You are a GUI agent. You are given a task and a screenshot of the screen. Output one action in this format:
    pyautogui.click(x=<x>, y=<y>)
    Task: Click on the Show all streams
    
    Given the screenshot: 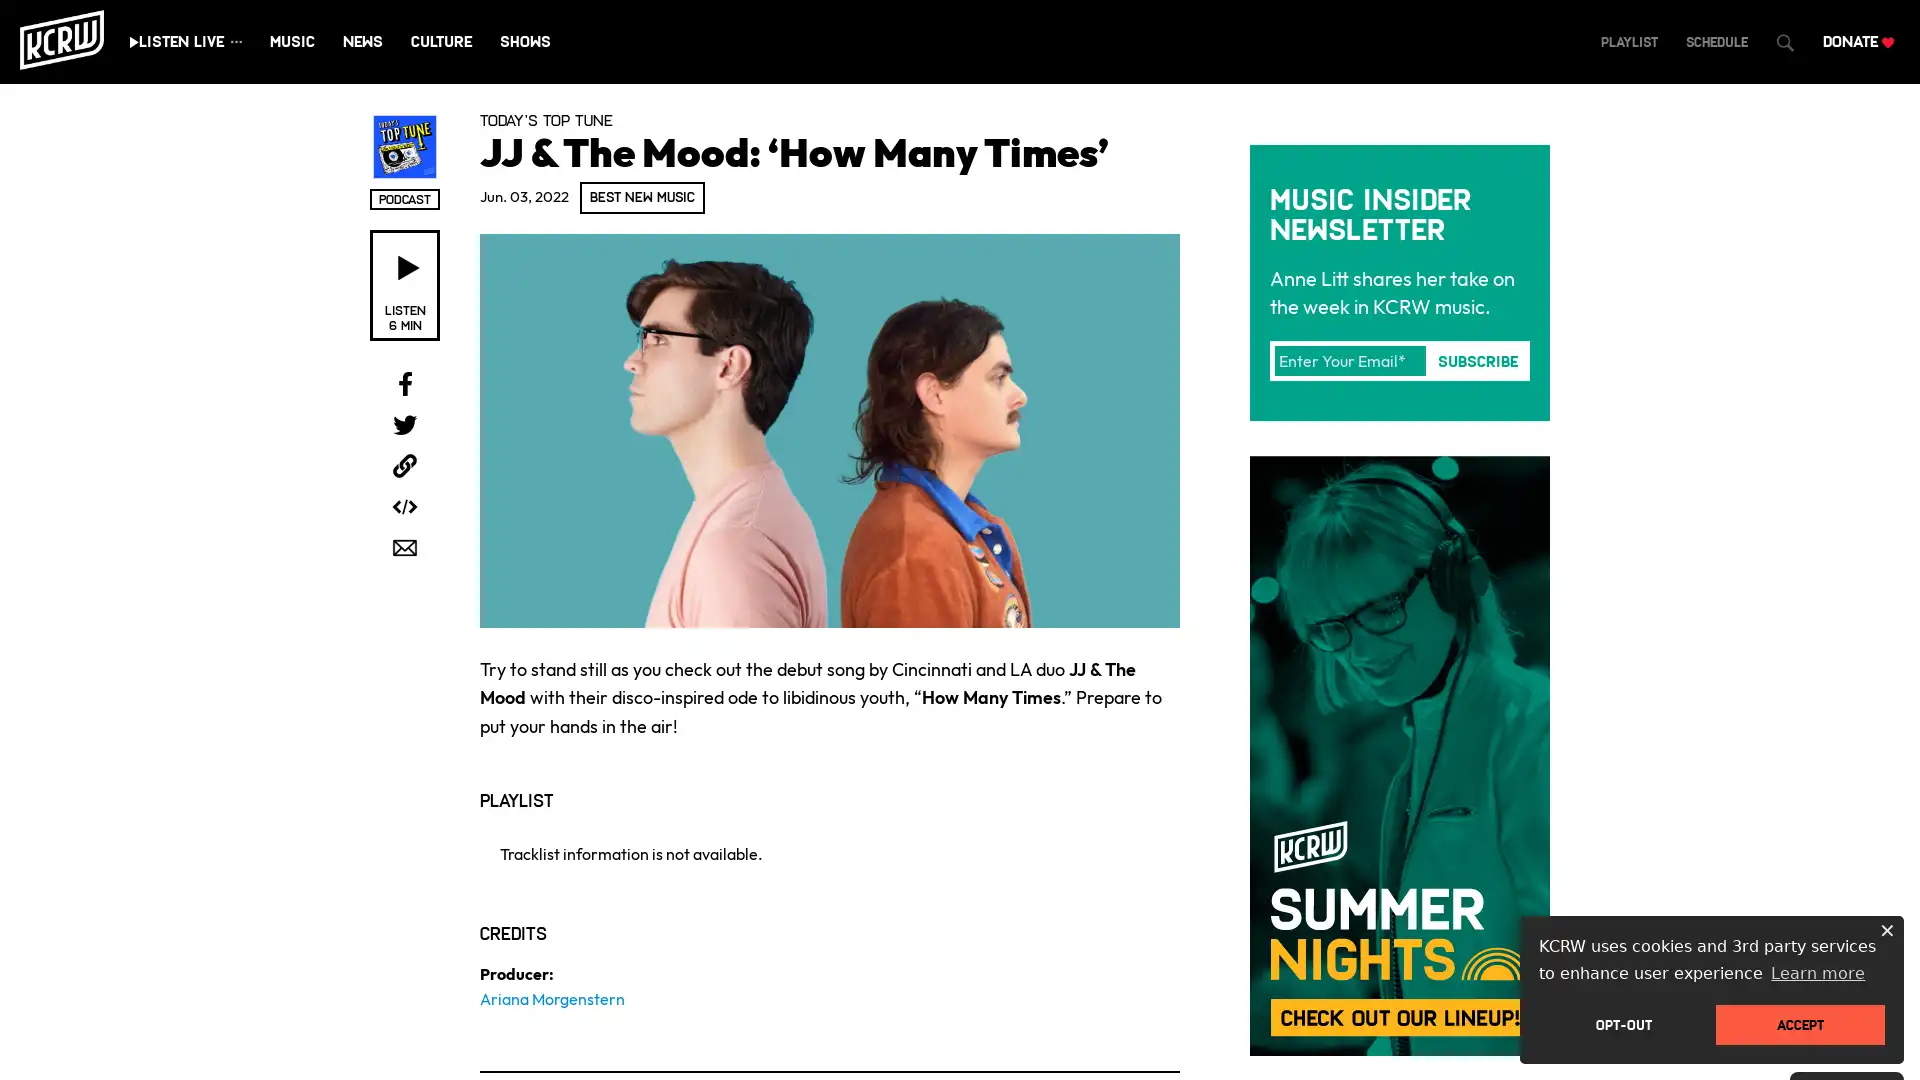 What is the action you would take?
    pyautogui.click(x=236, y=41)
    